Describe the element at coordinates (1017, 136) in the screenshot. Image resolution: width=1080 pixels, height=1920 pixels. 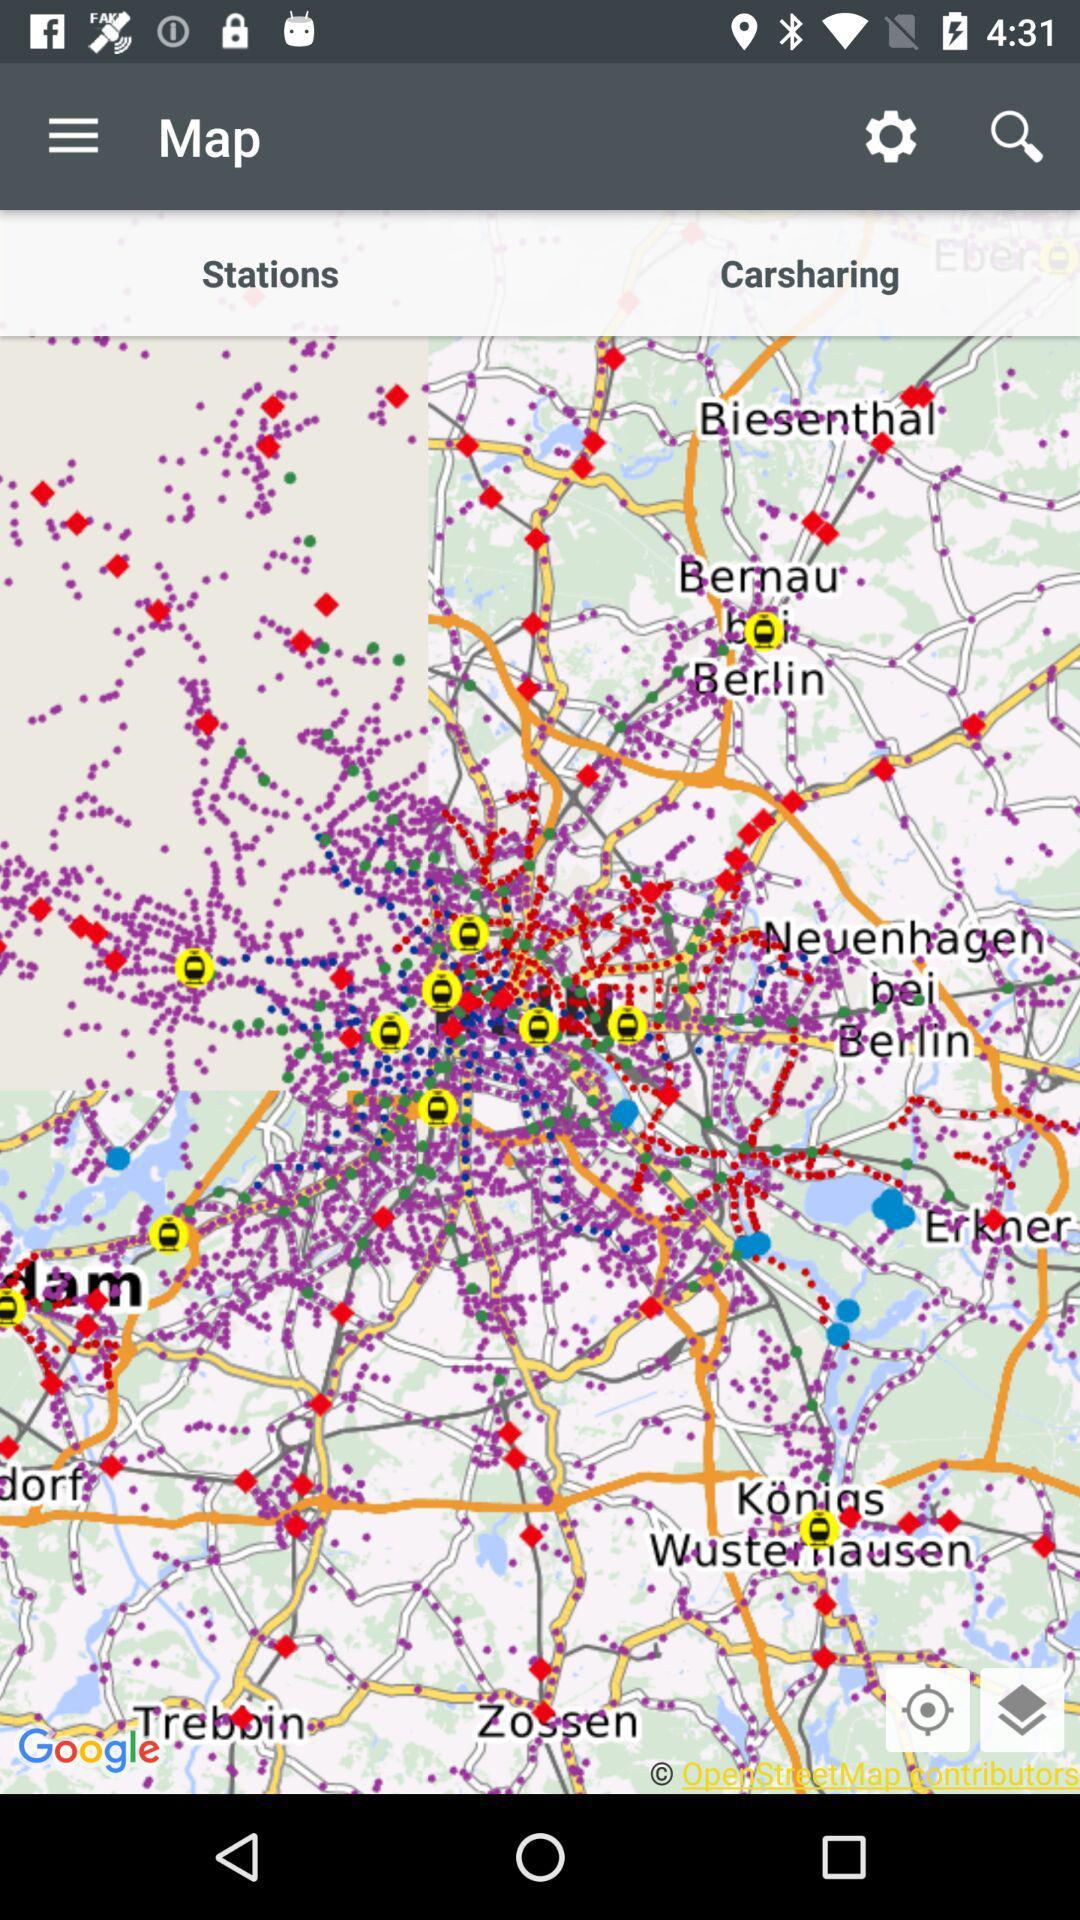
I see `search icon below time` at that location.